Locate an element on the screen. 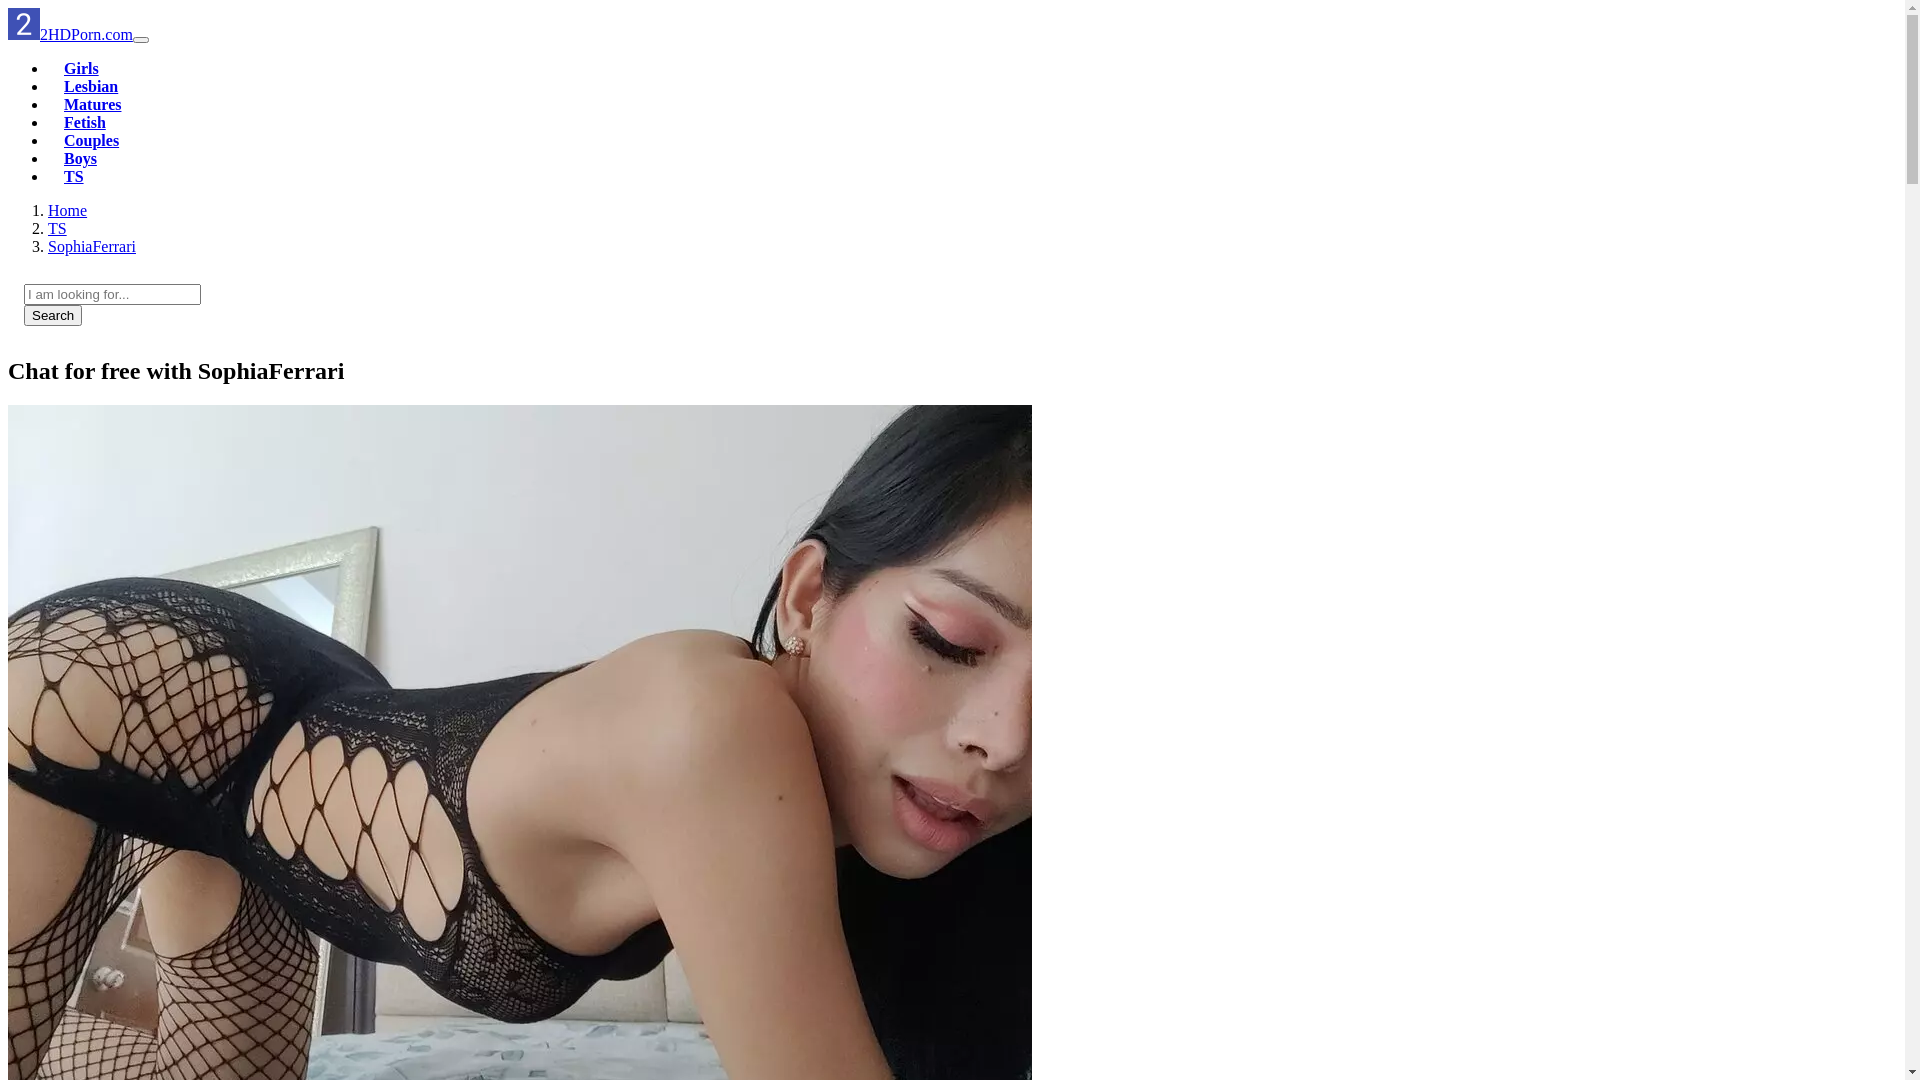 Image resolution: width=1920 pixels, height=1080 pixels. 'Matures' is located at coordinates (91, 104).